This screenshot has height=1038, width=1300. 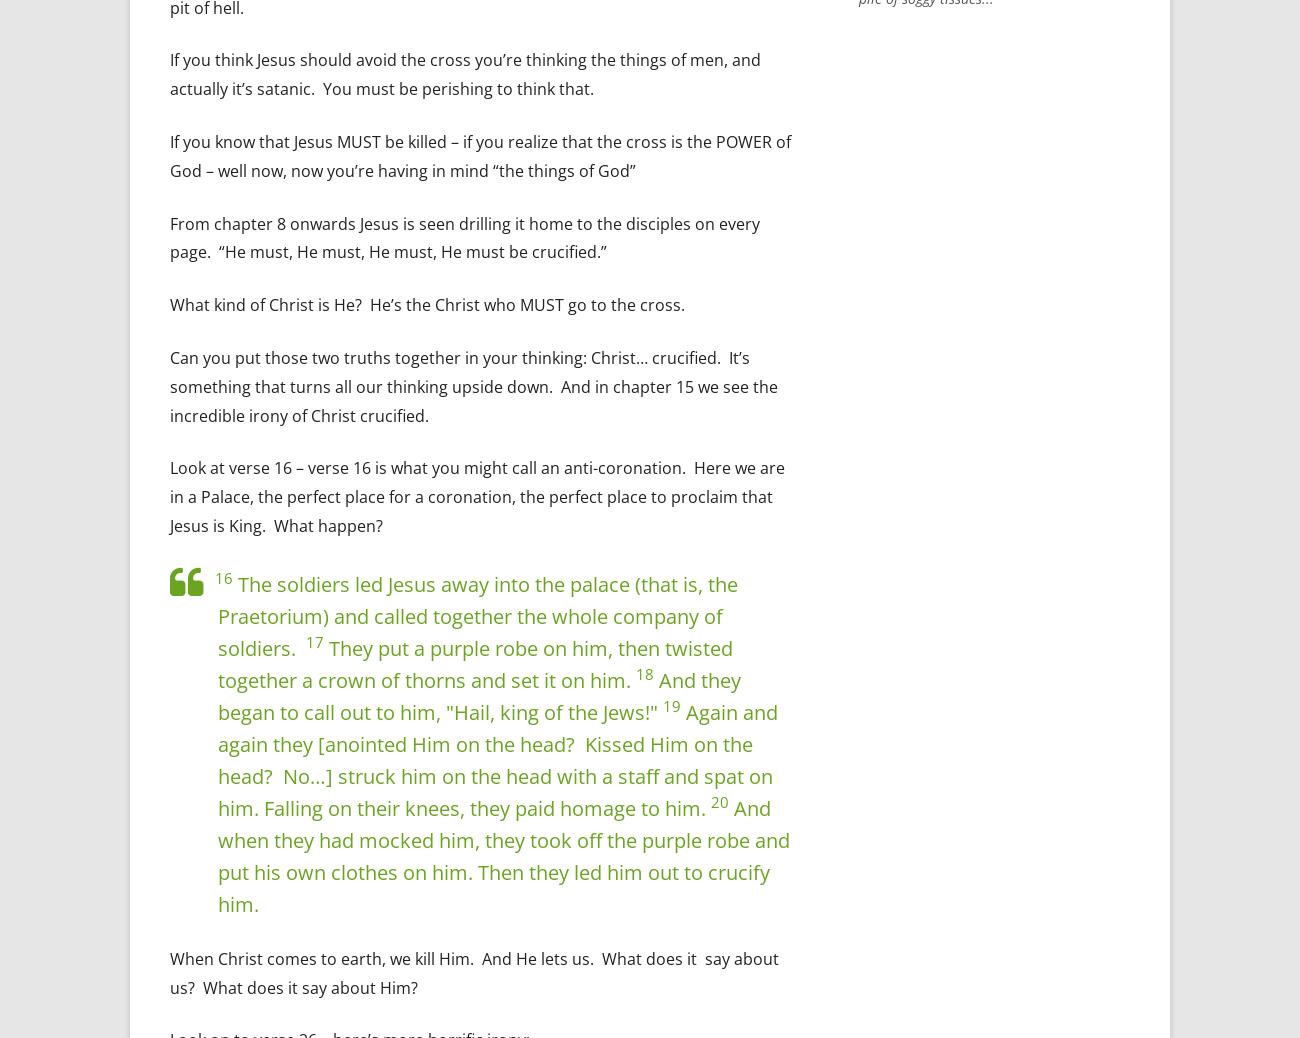 I want to click on 'Can you put those two truths together in your thinking: Christ… crucified.  It’s something that turns all our thinking upside down.  And in chapter 15 we see the incredible irony of Christ crucified.', so click(x=472, y=386).